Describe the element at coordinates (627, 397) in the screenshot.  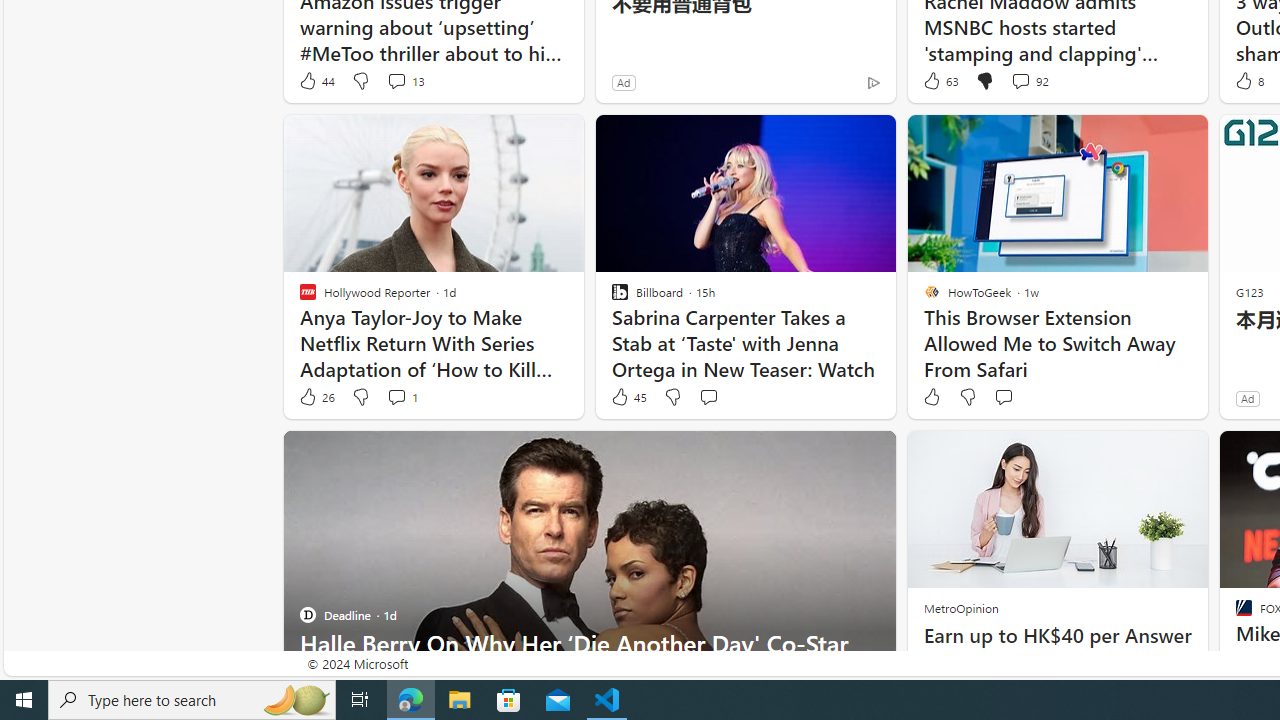
I see `'45 Like'` at that location.